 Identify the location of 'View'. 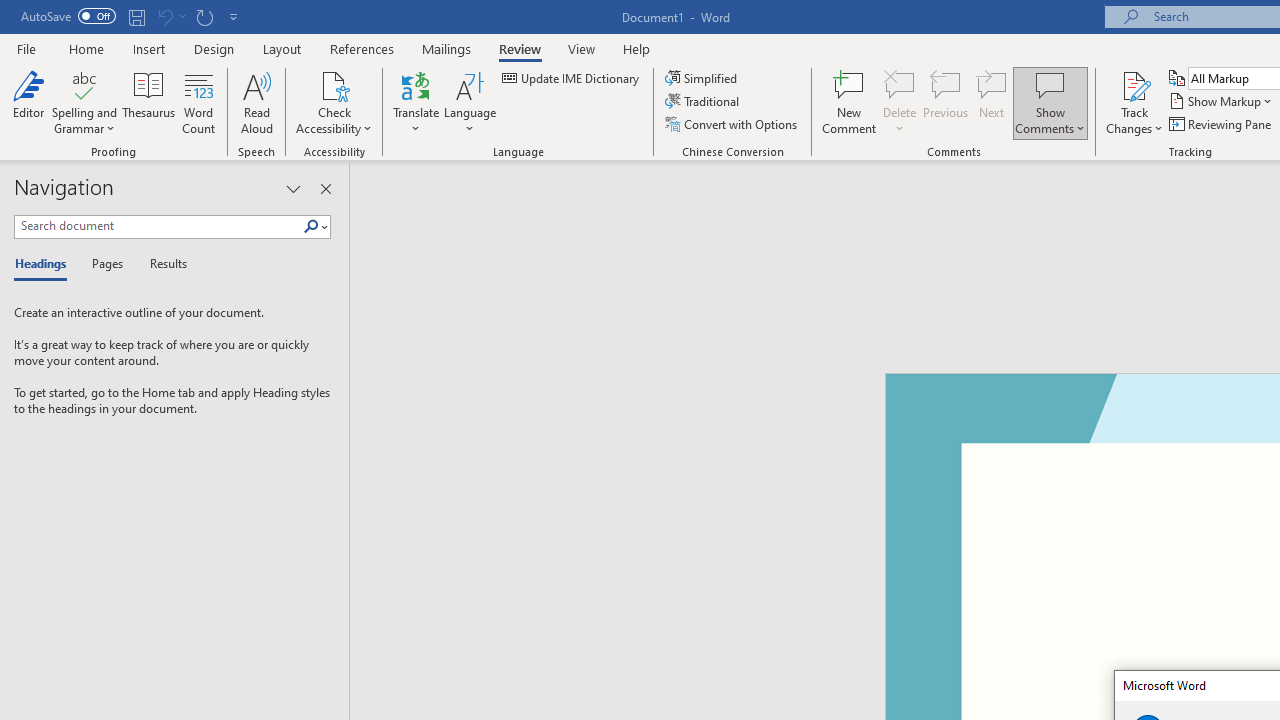
(581, 48).